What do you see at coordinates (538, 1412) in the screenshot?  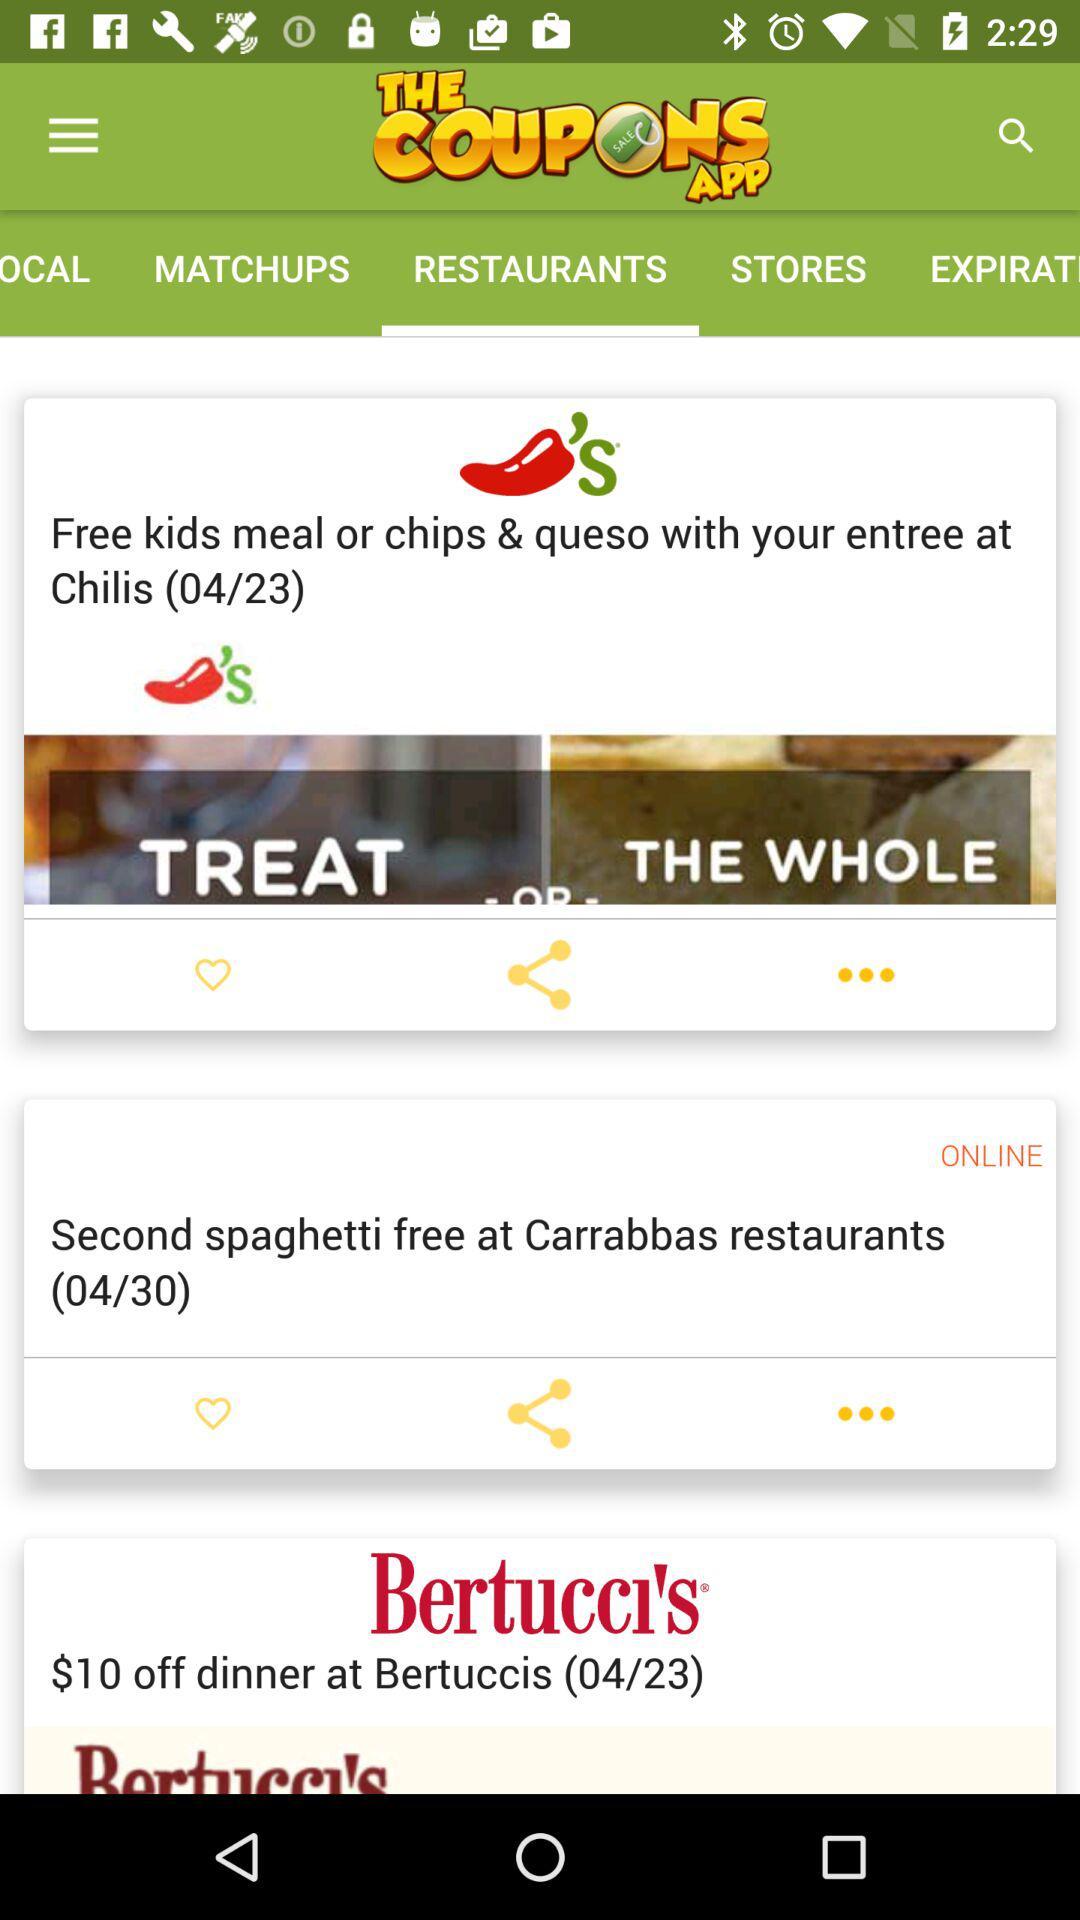 I see `share the coupon` at bounding box center [538, 1412].